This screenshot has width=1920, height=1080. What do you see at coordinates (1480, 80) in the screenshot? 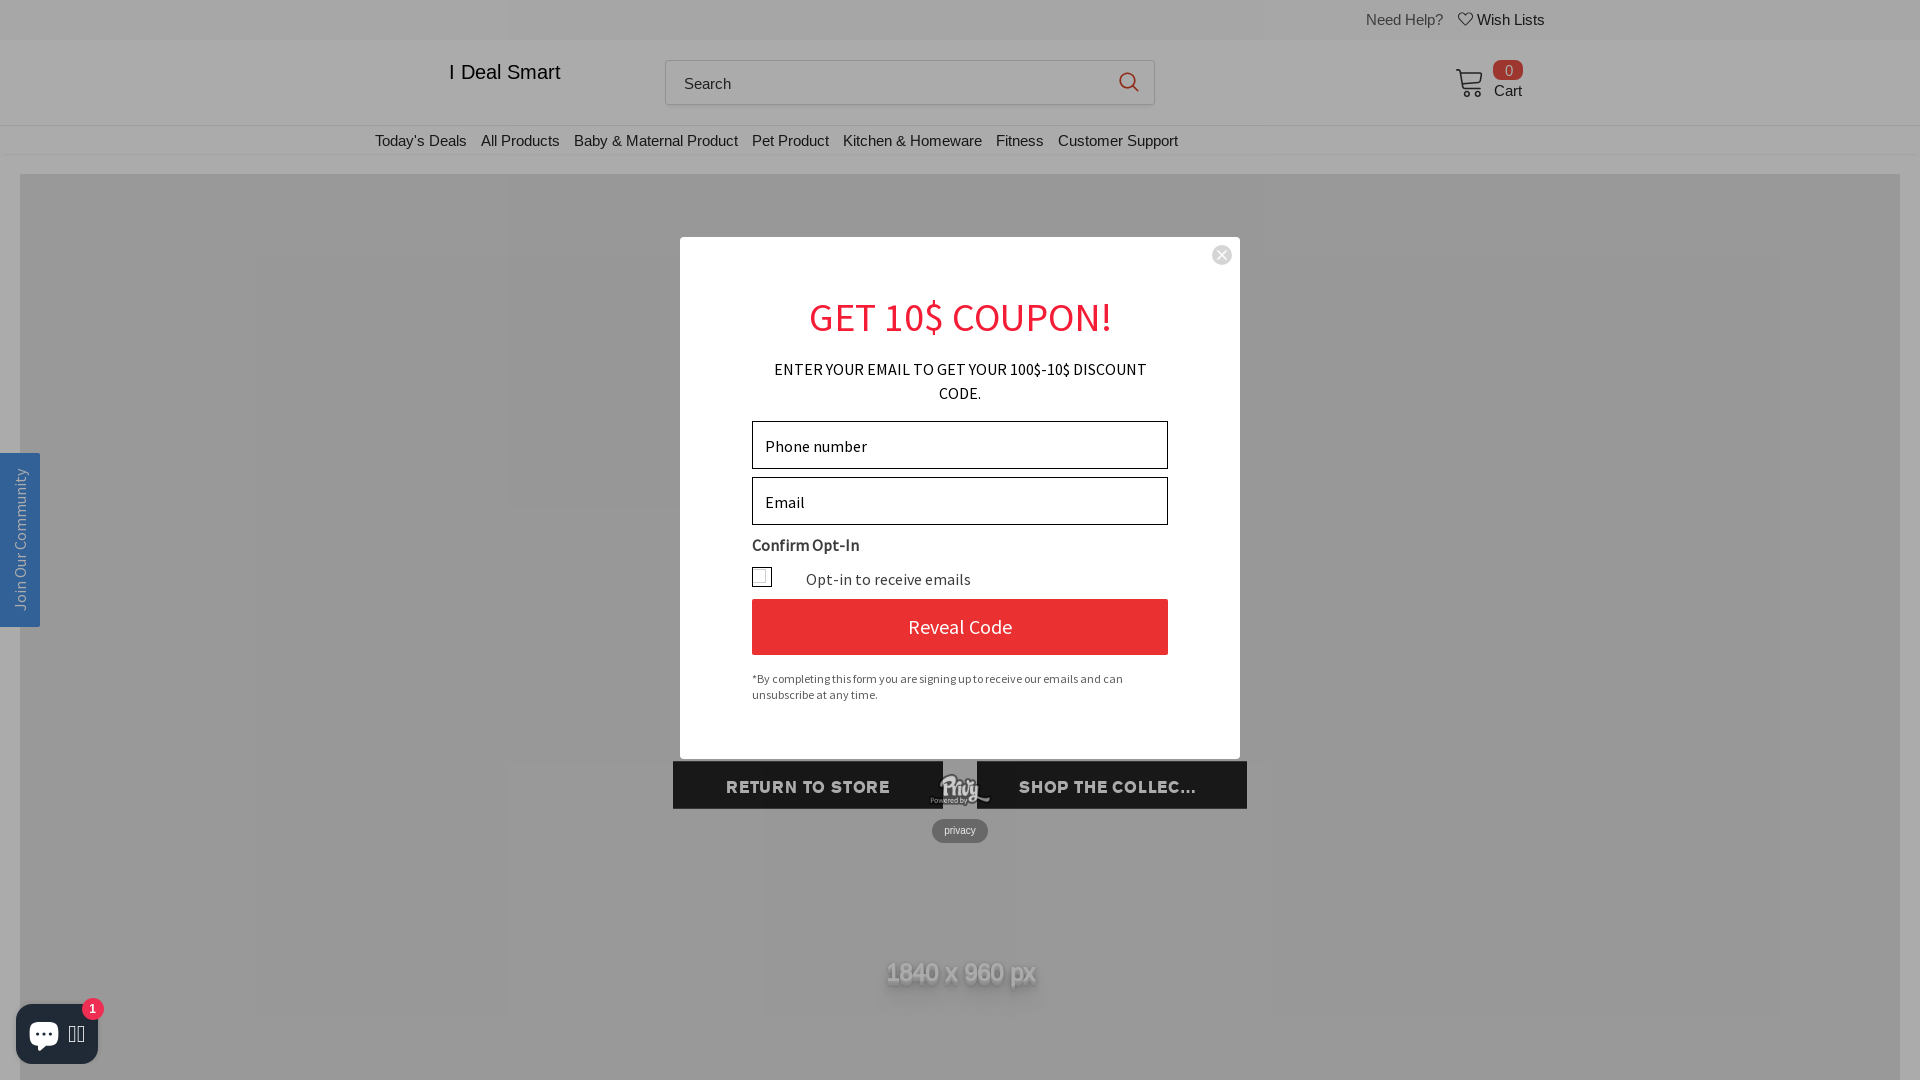
I see `'0` at bounding box center [1480, 80].